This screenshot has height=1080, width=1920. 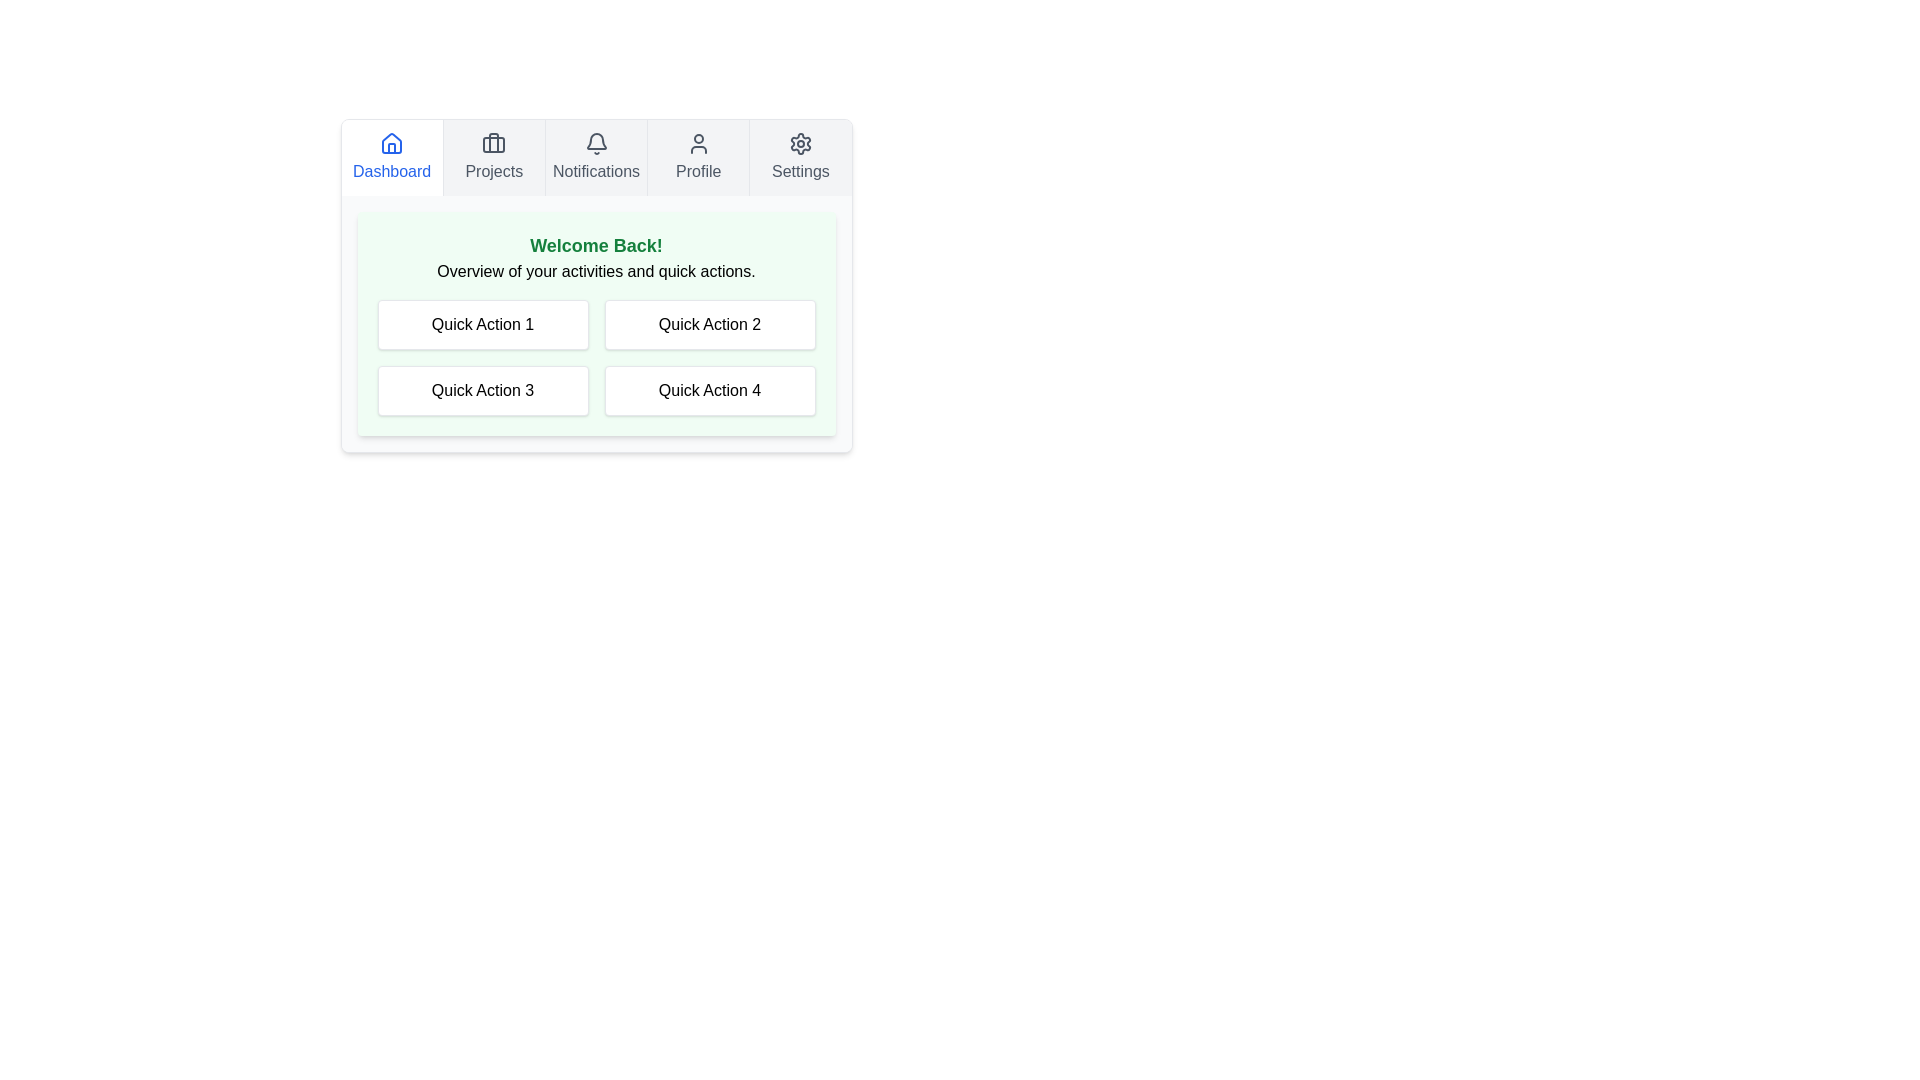 I want to click on the settings icon/button located at the top-right corner of the navigation bar, so click(x=800, y=142).